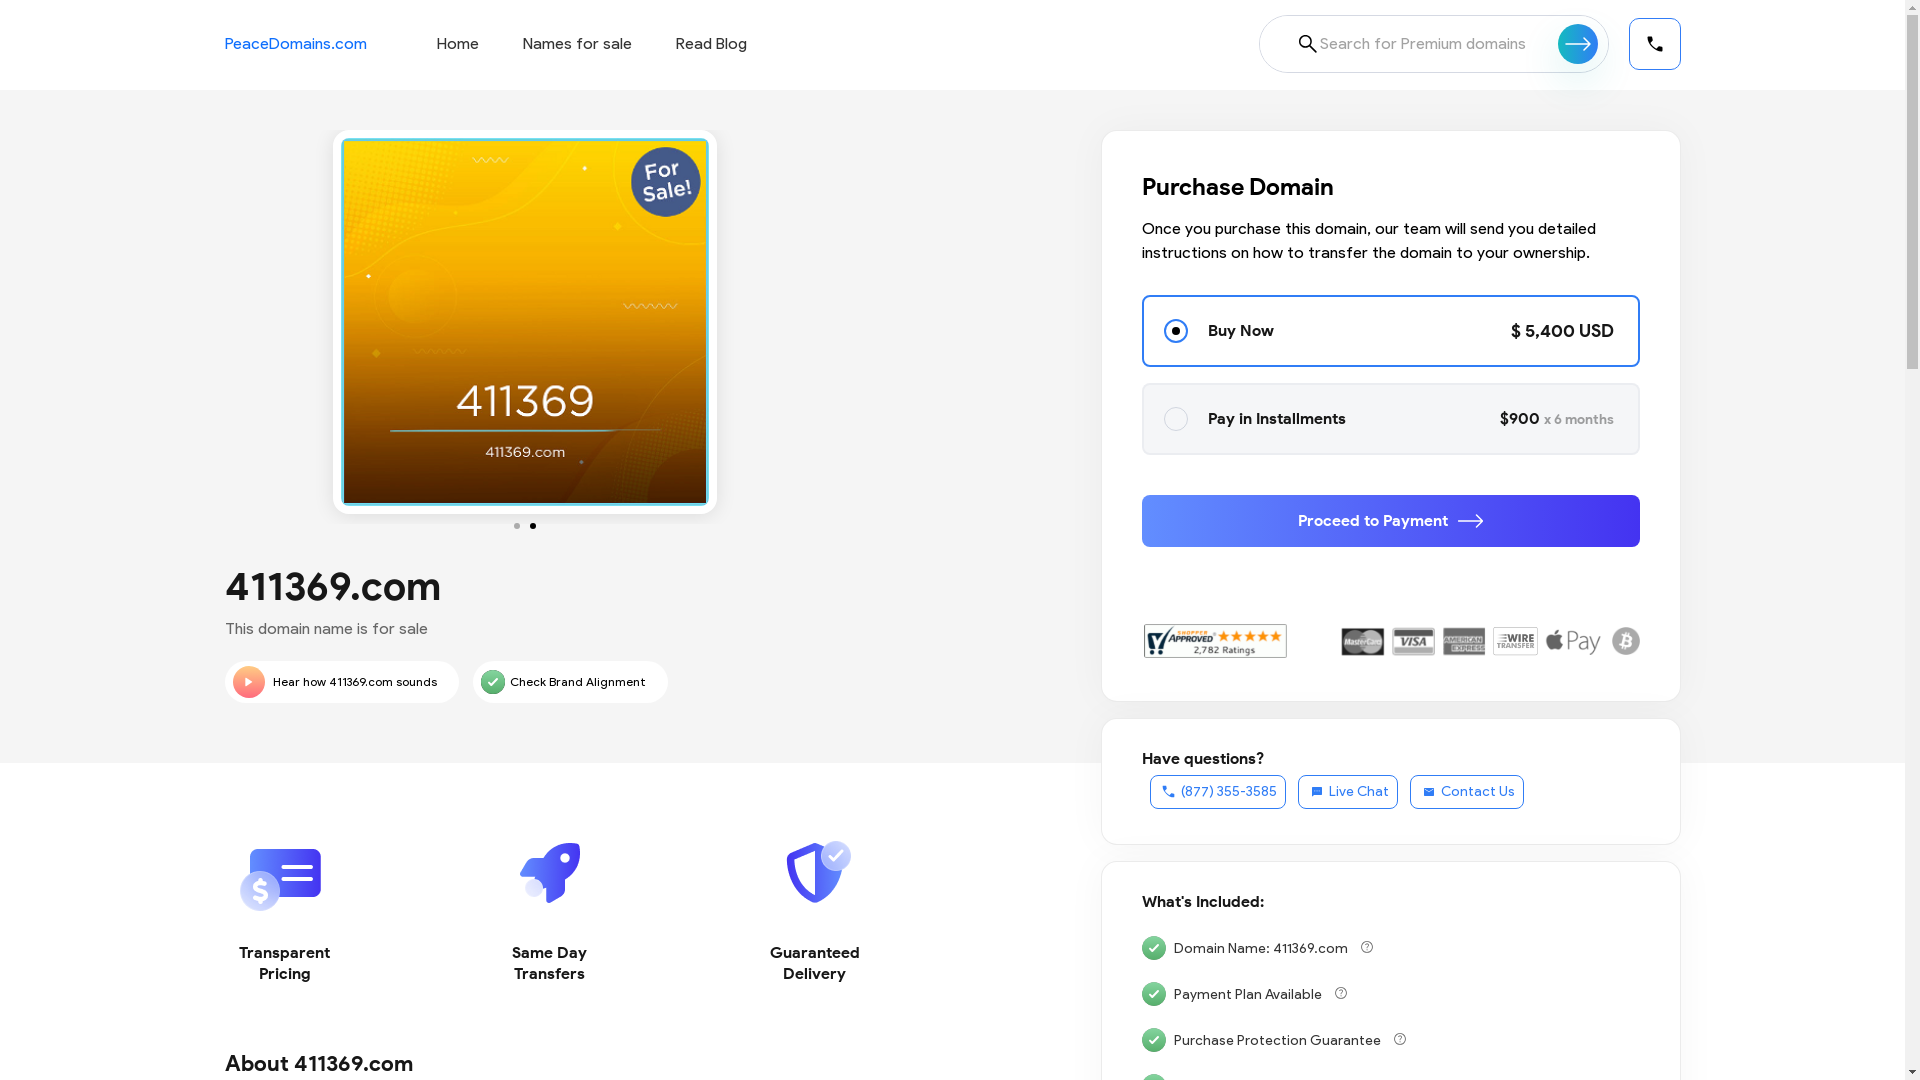 This screenshot has width=1920, height=1080. What do you see at coordinates (293, 43) in the screenshot?
I see `'PeaceDomains.com'` at bounding box center [293, 43].